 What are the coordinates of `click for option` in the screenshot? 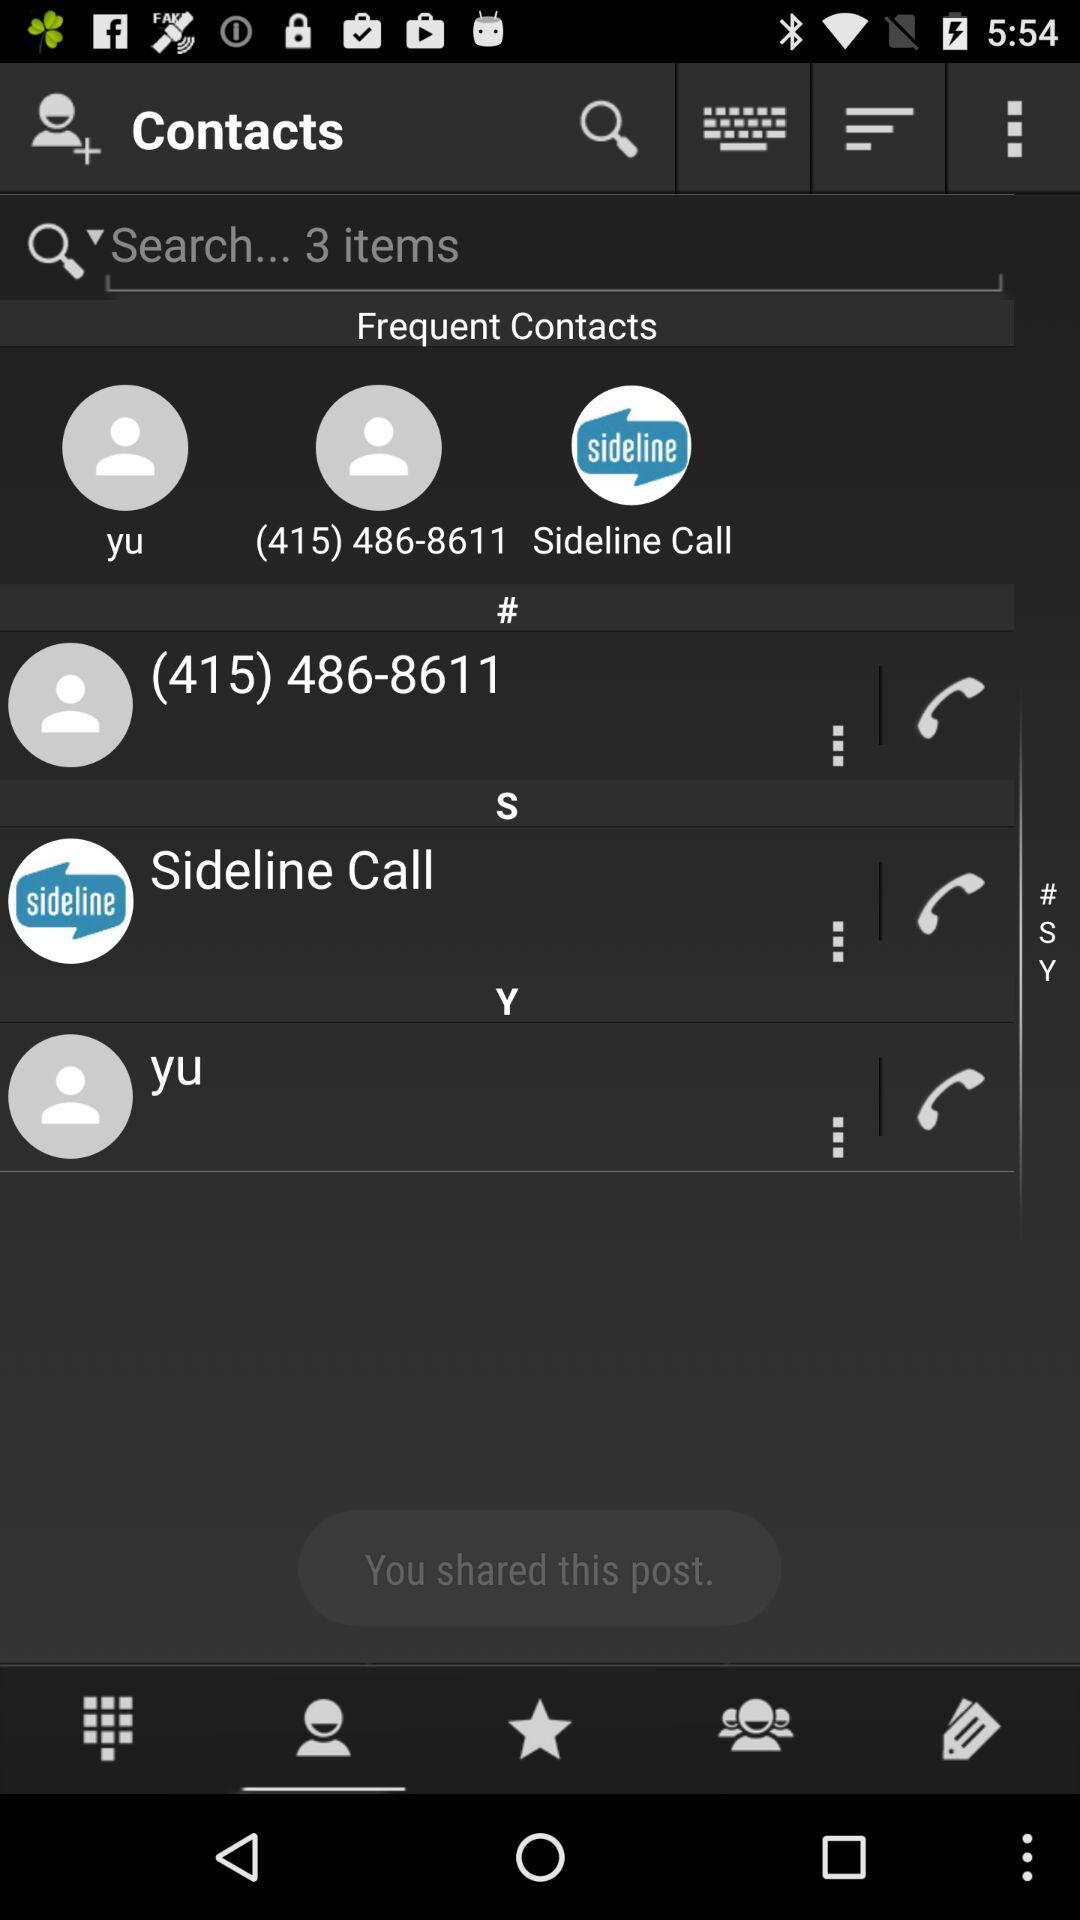 It's located at (838, 1137).